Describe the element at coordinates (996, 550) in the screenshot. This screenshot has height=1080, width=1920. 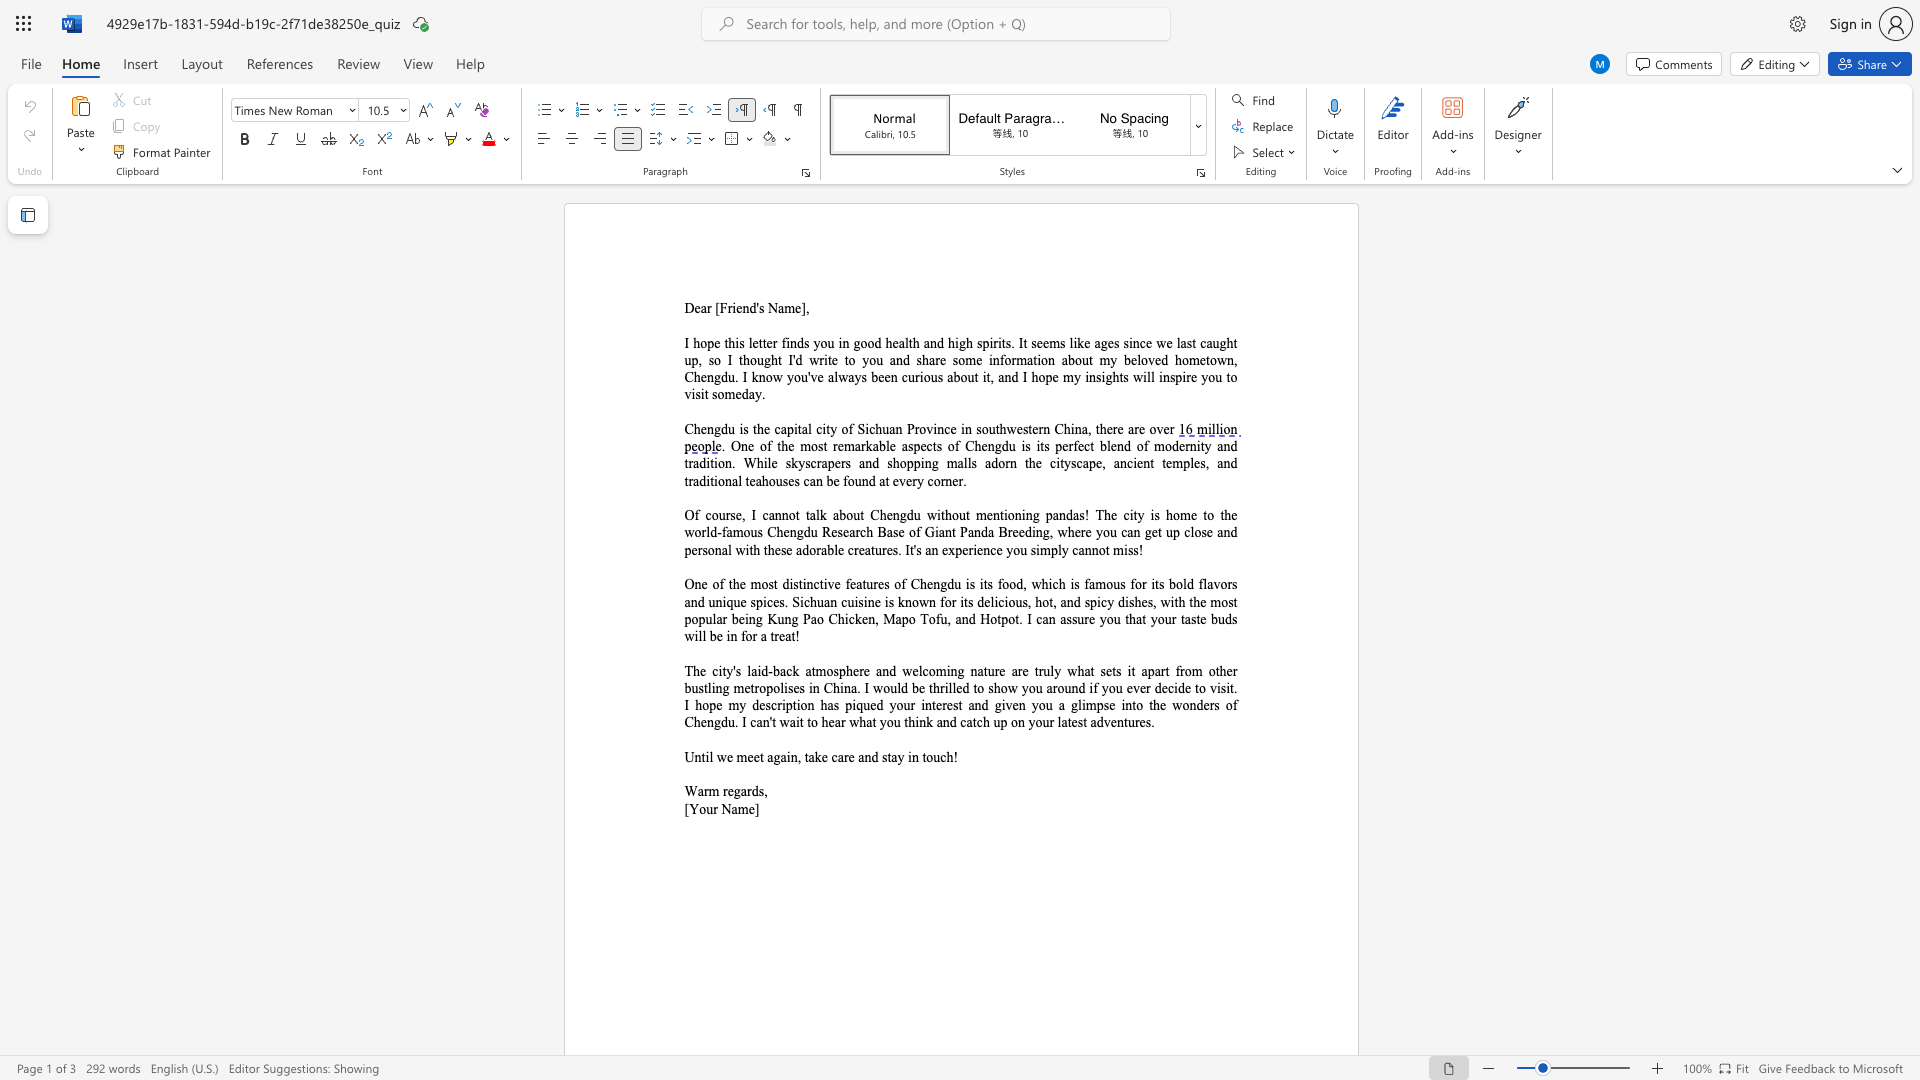
I see `the subset text "e you simply" within the text "an experience you simply cannot miss!"` at that location.